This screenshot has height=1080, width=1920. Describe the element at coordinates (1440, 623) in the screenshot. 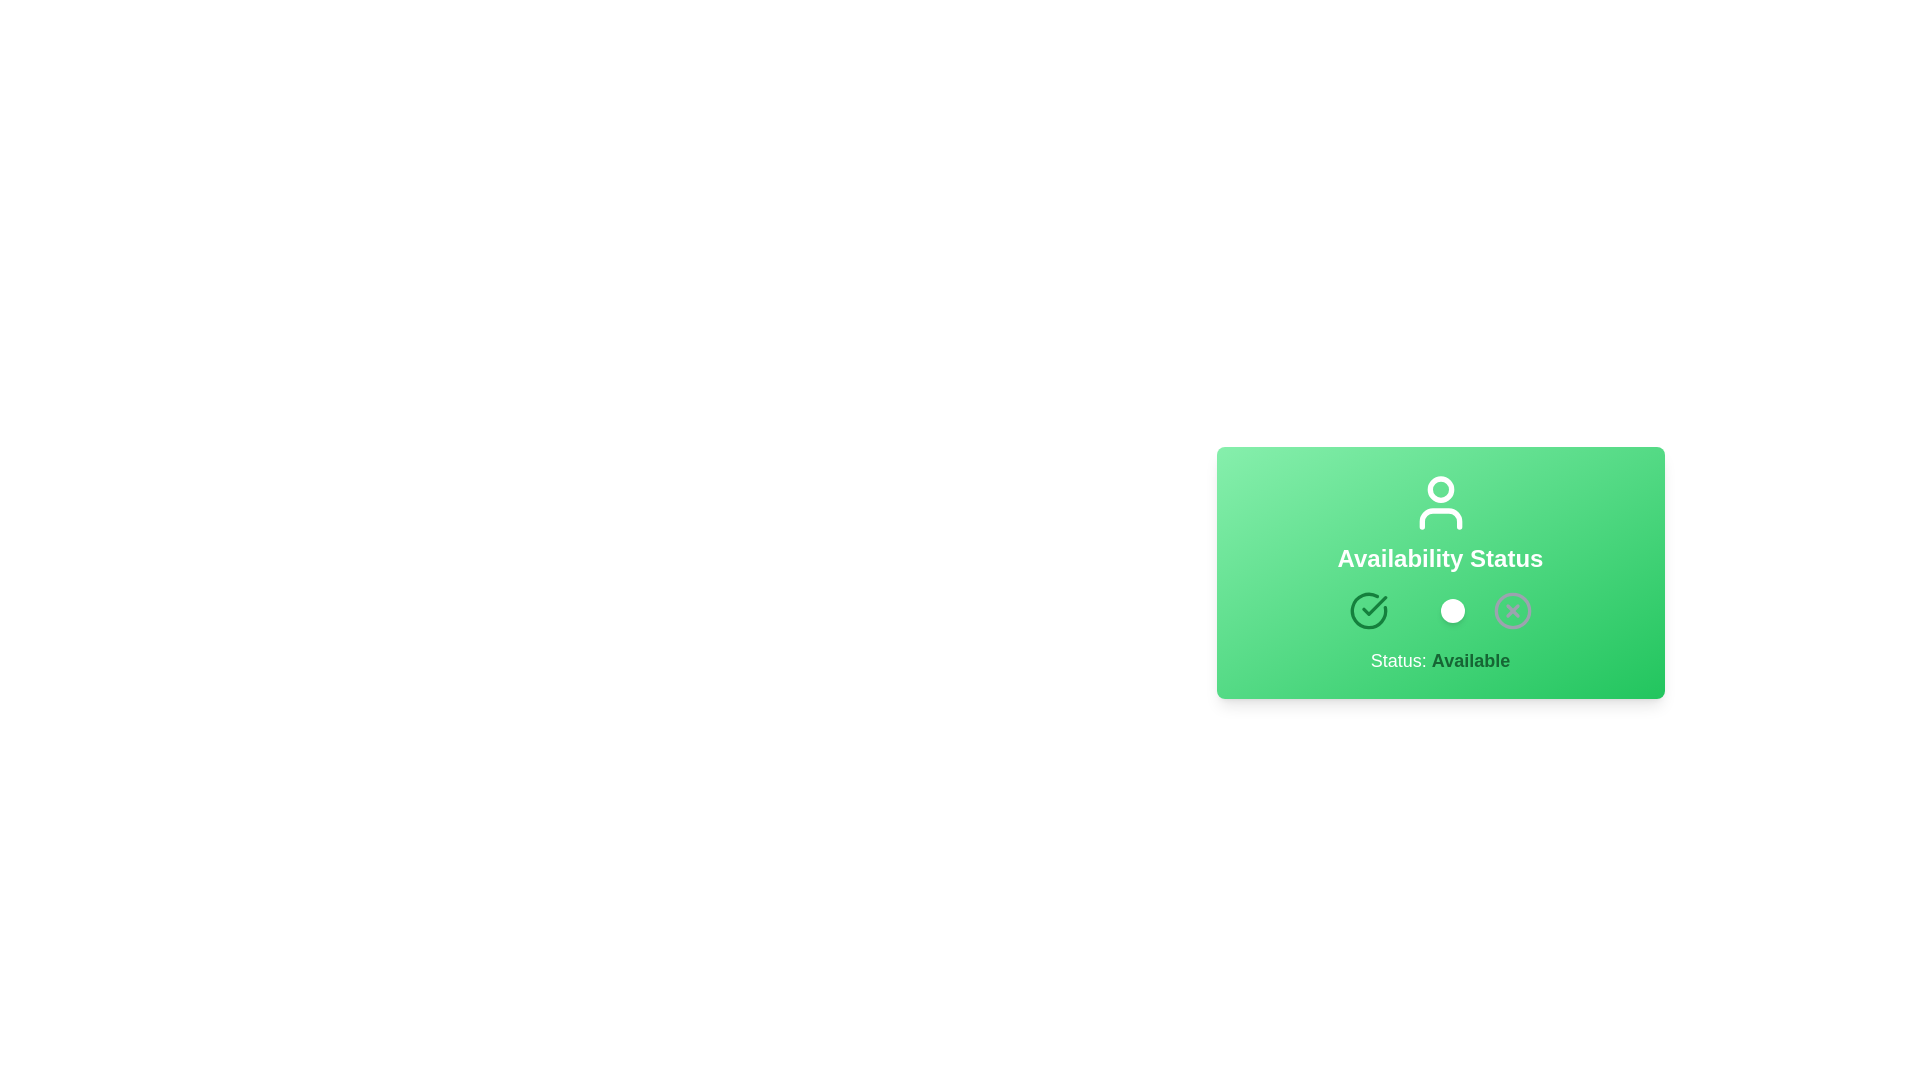

I see `the toggle switch located` at that location.